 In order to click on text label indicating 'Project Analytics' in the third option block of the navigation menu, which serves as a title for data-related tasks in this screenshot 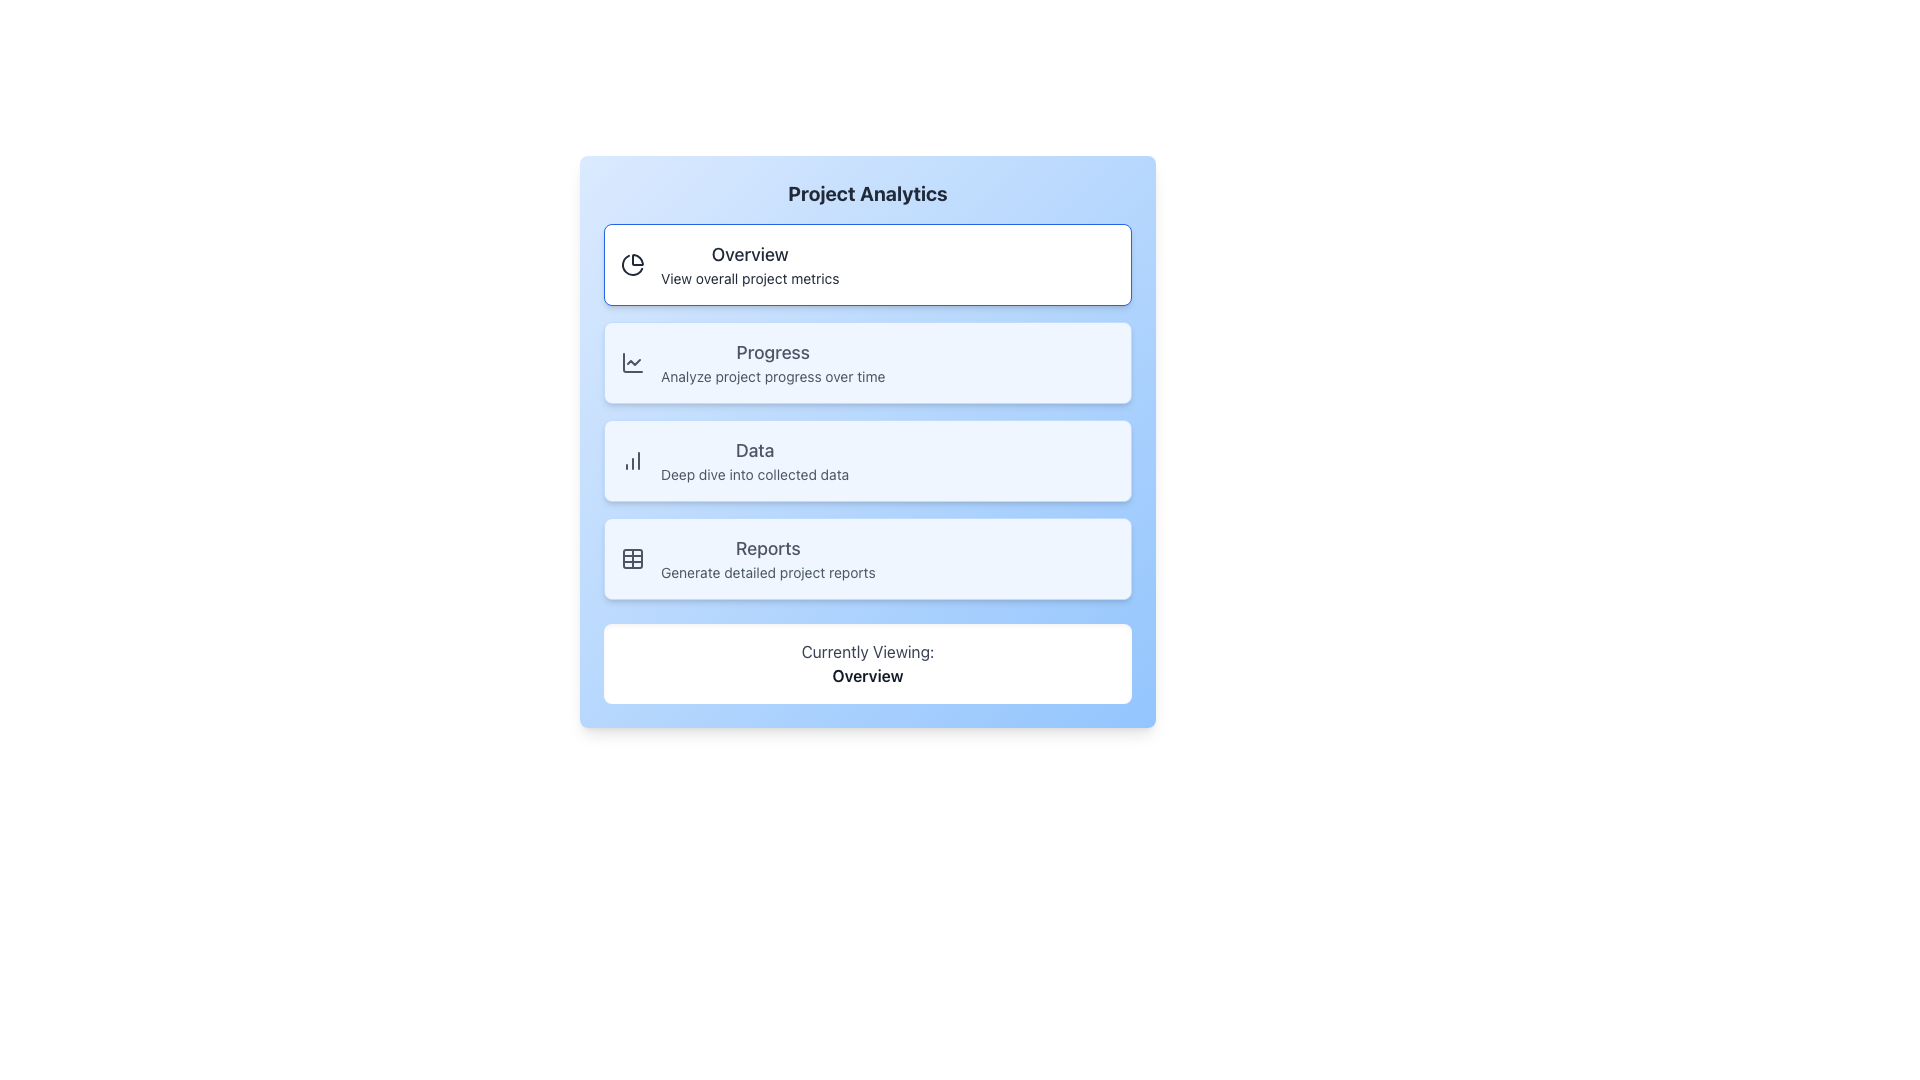, I will do `click(754, 451)`.